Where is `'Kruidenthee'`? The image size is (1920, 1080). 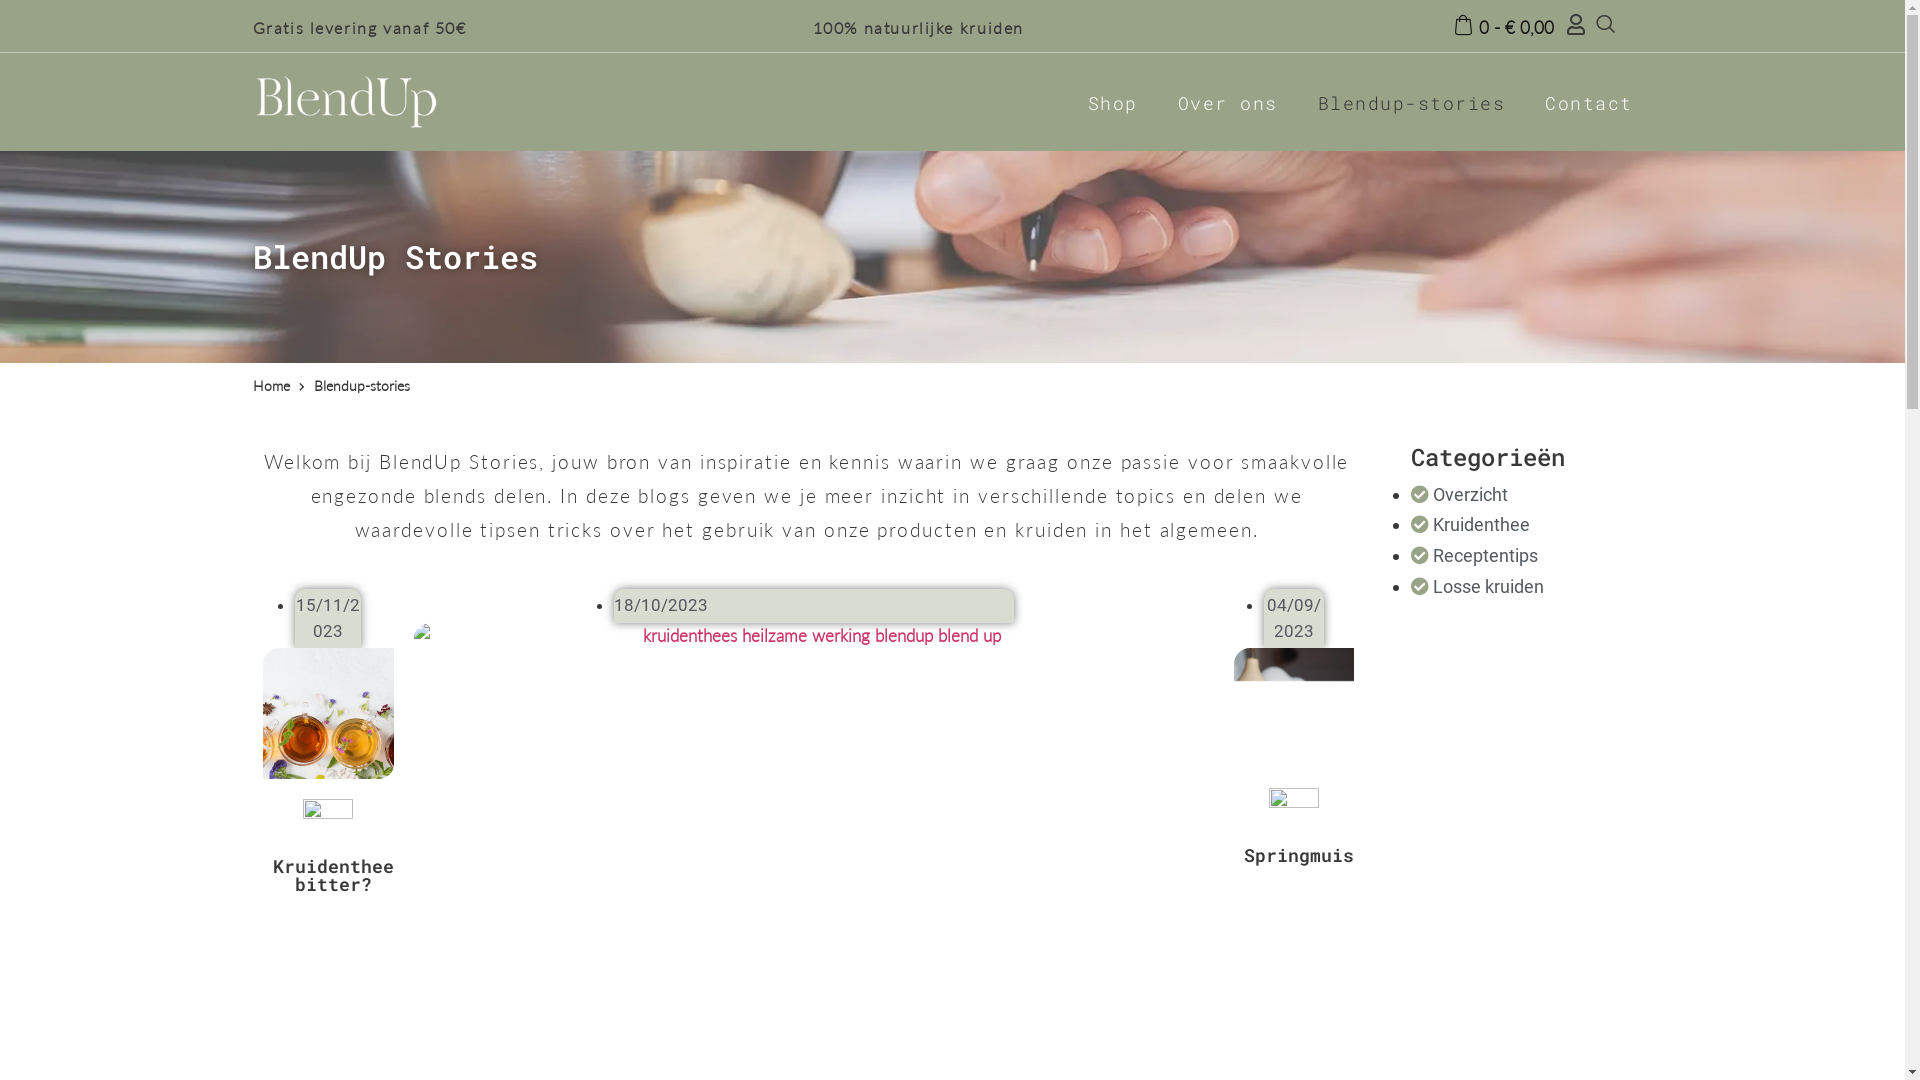
'Kruidenthee' is located at coordinates (1470, 523).